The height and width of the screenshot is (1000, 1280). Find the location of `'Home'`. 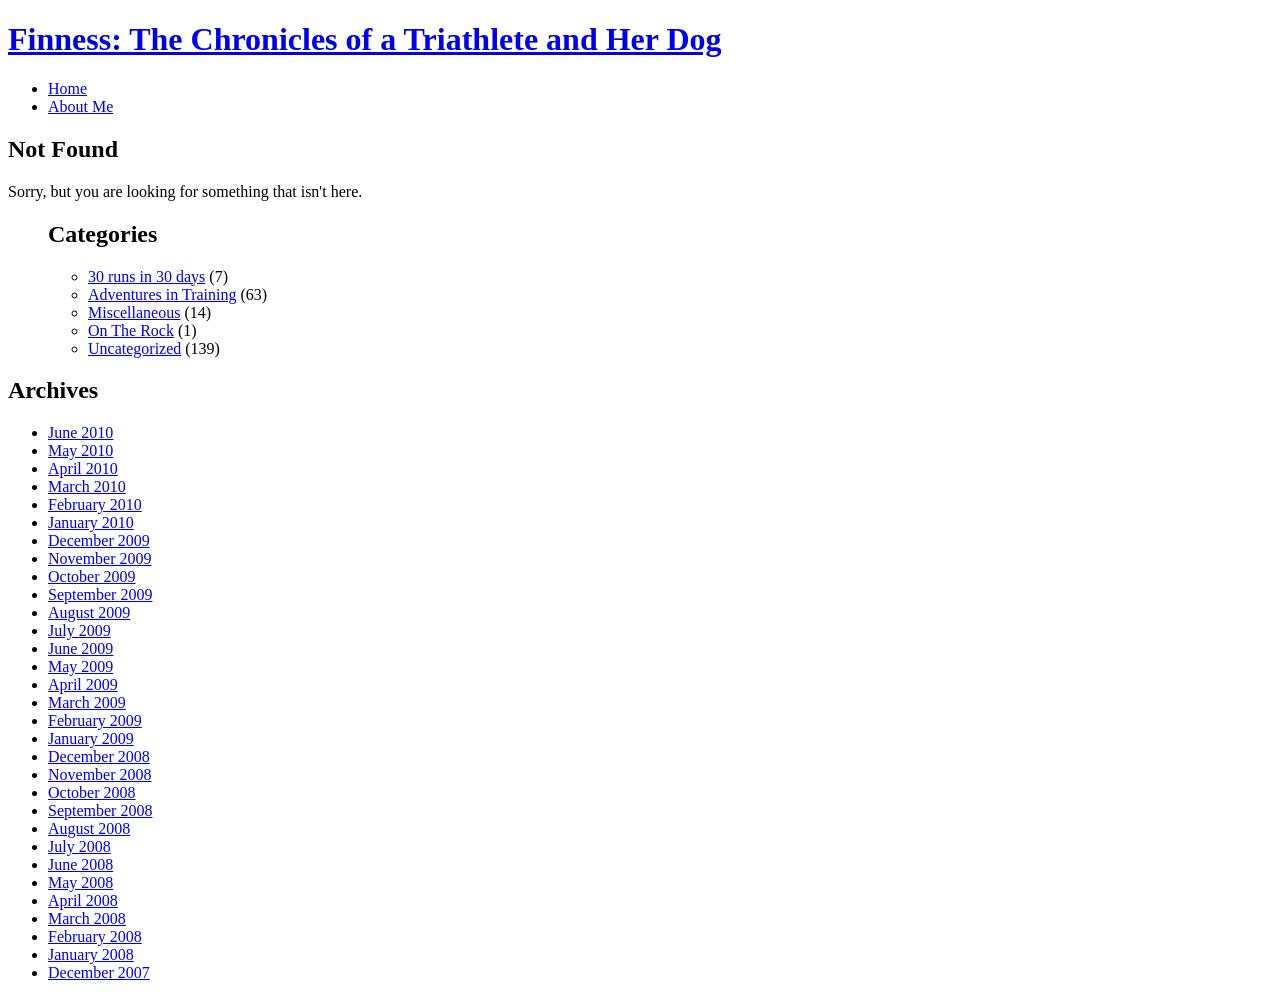

'Home' is located at coordinates (67, 86).